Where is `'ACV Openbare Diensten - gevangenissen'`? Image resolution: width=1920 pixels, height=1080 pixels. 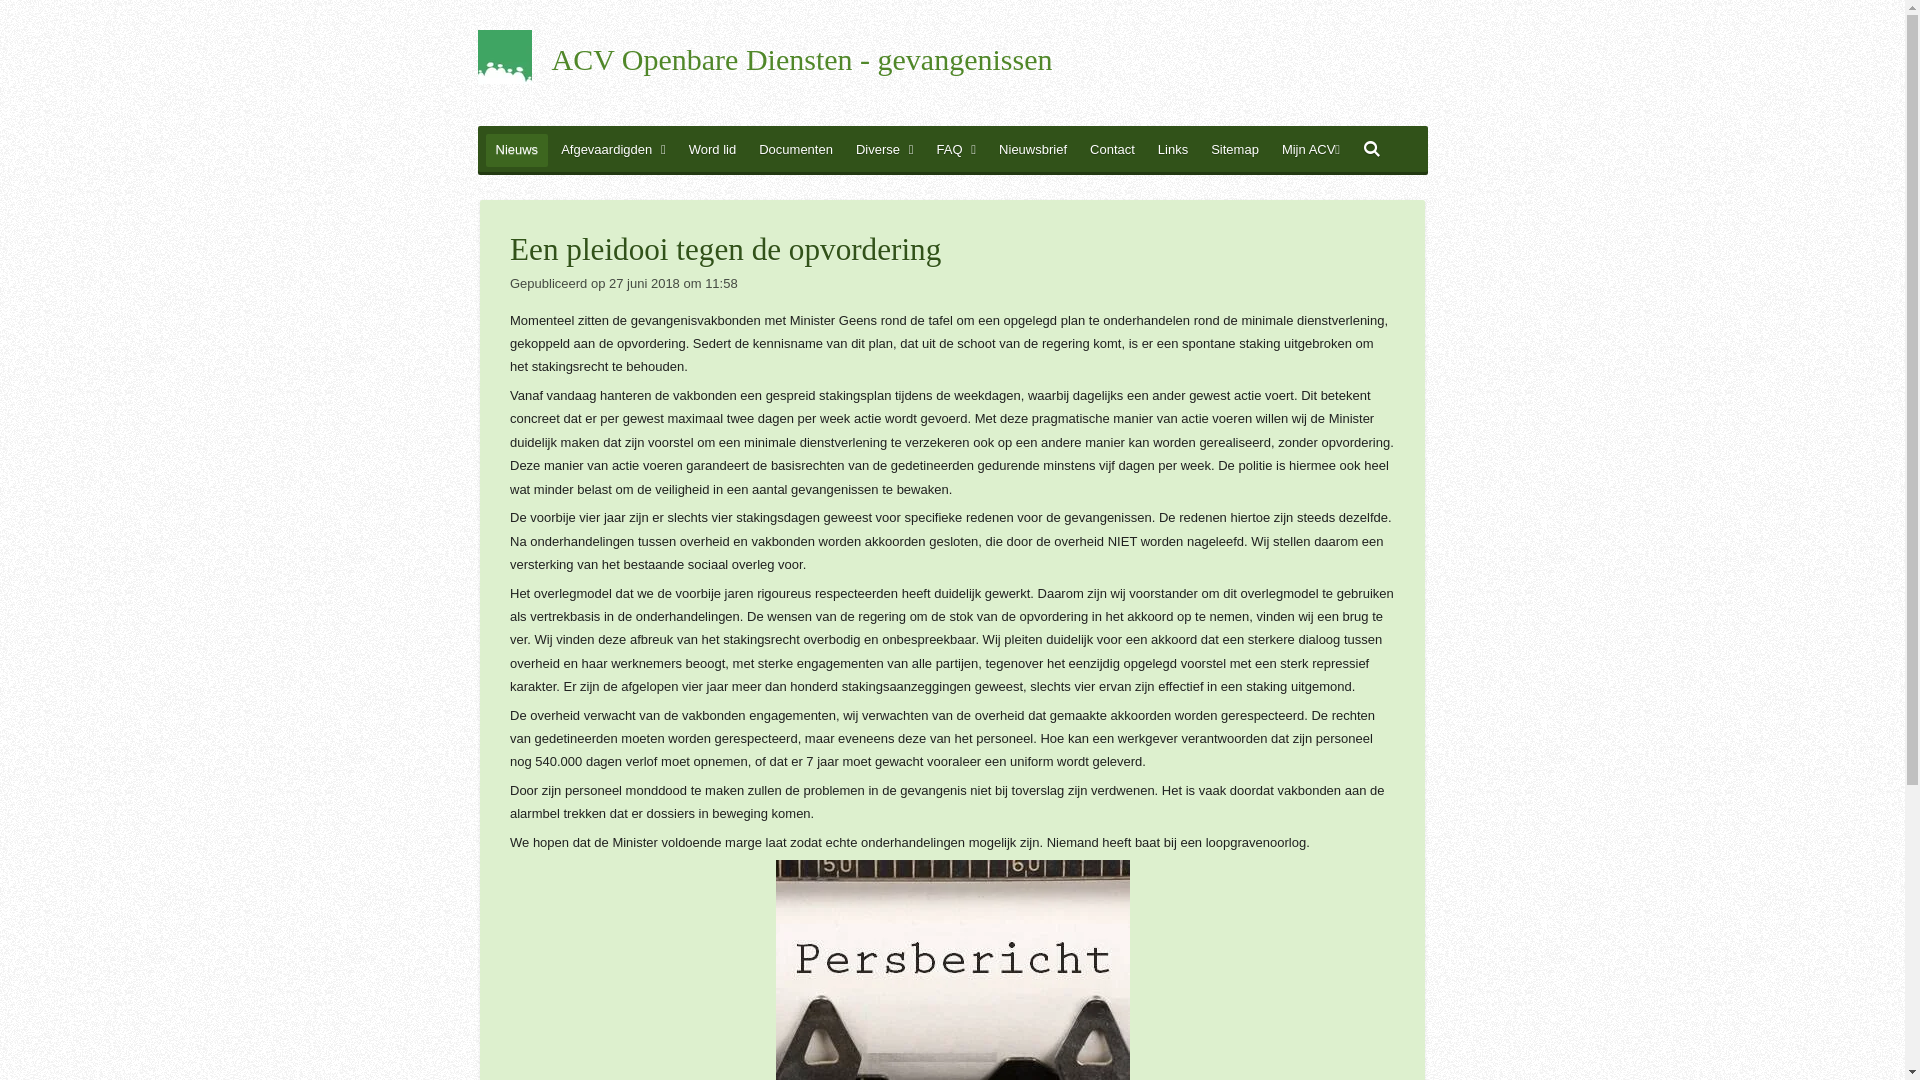
'ACV Openbare Diensten - gevangenissen' is located at coordinates (802, 60).